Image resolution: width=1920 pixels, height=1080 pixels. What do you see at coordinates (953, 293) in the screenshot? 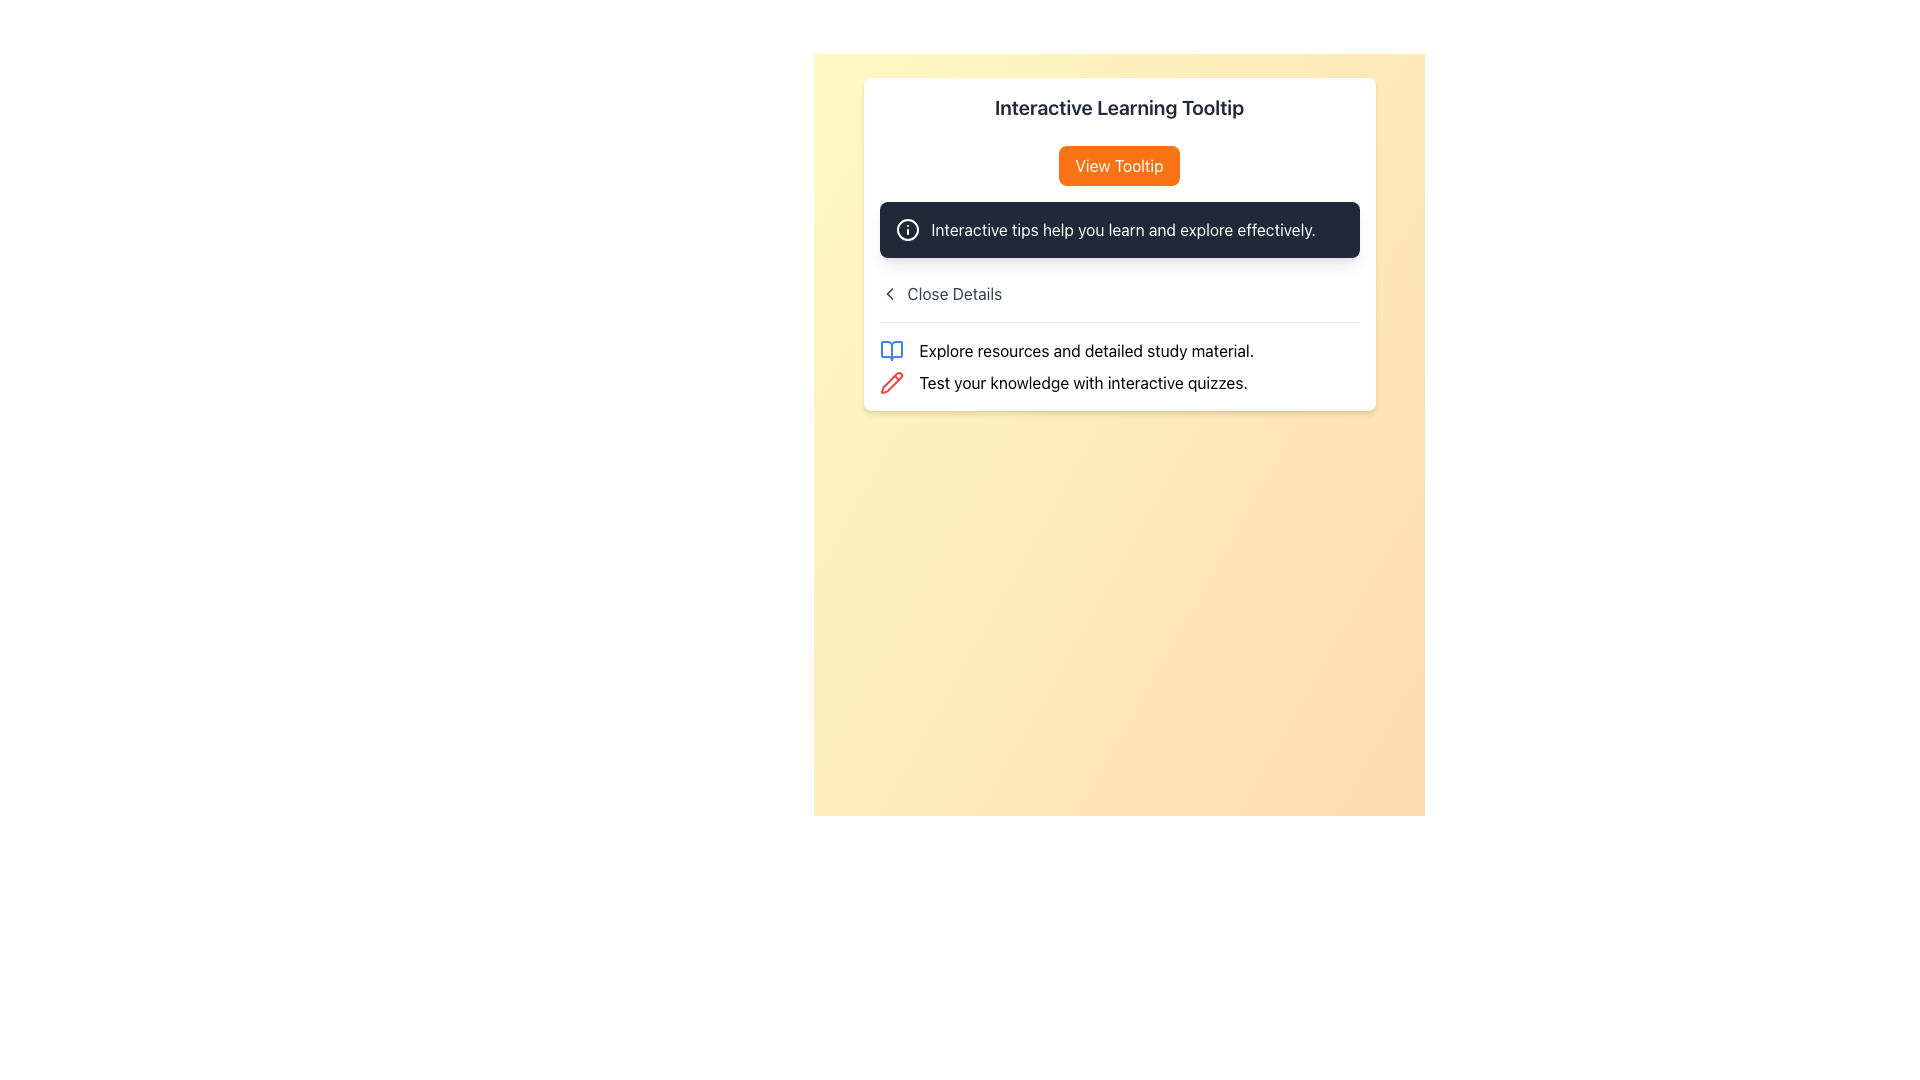
I see `text displayed on the 'Close Details' text label located in the top area of the tooltip, next to the leftwards-pointing chevron icon` at bounding box center [953, 293].